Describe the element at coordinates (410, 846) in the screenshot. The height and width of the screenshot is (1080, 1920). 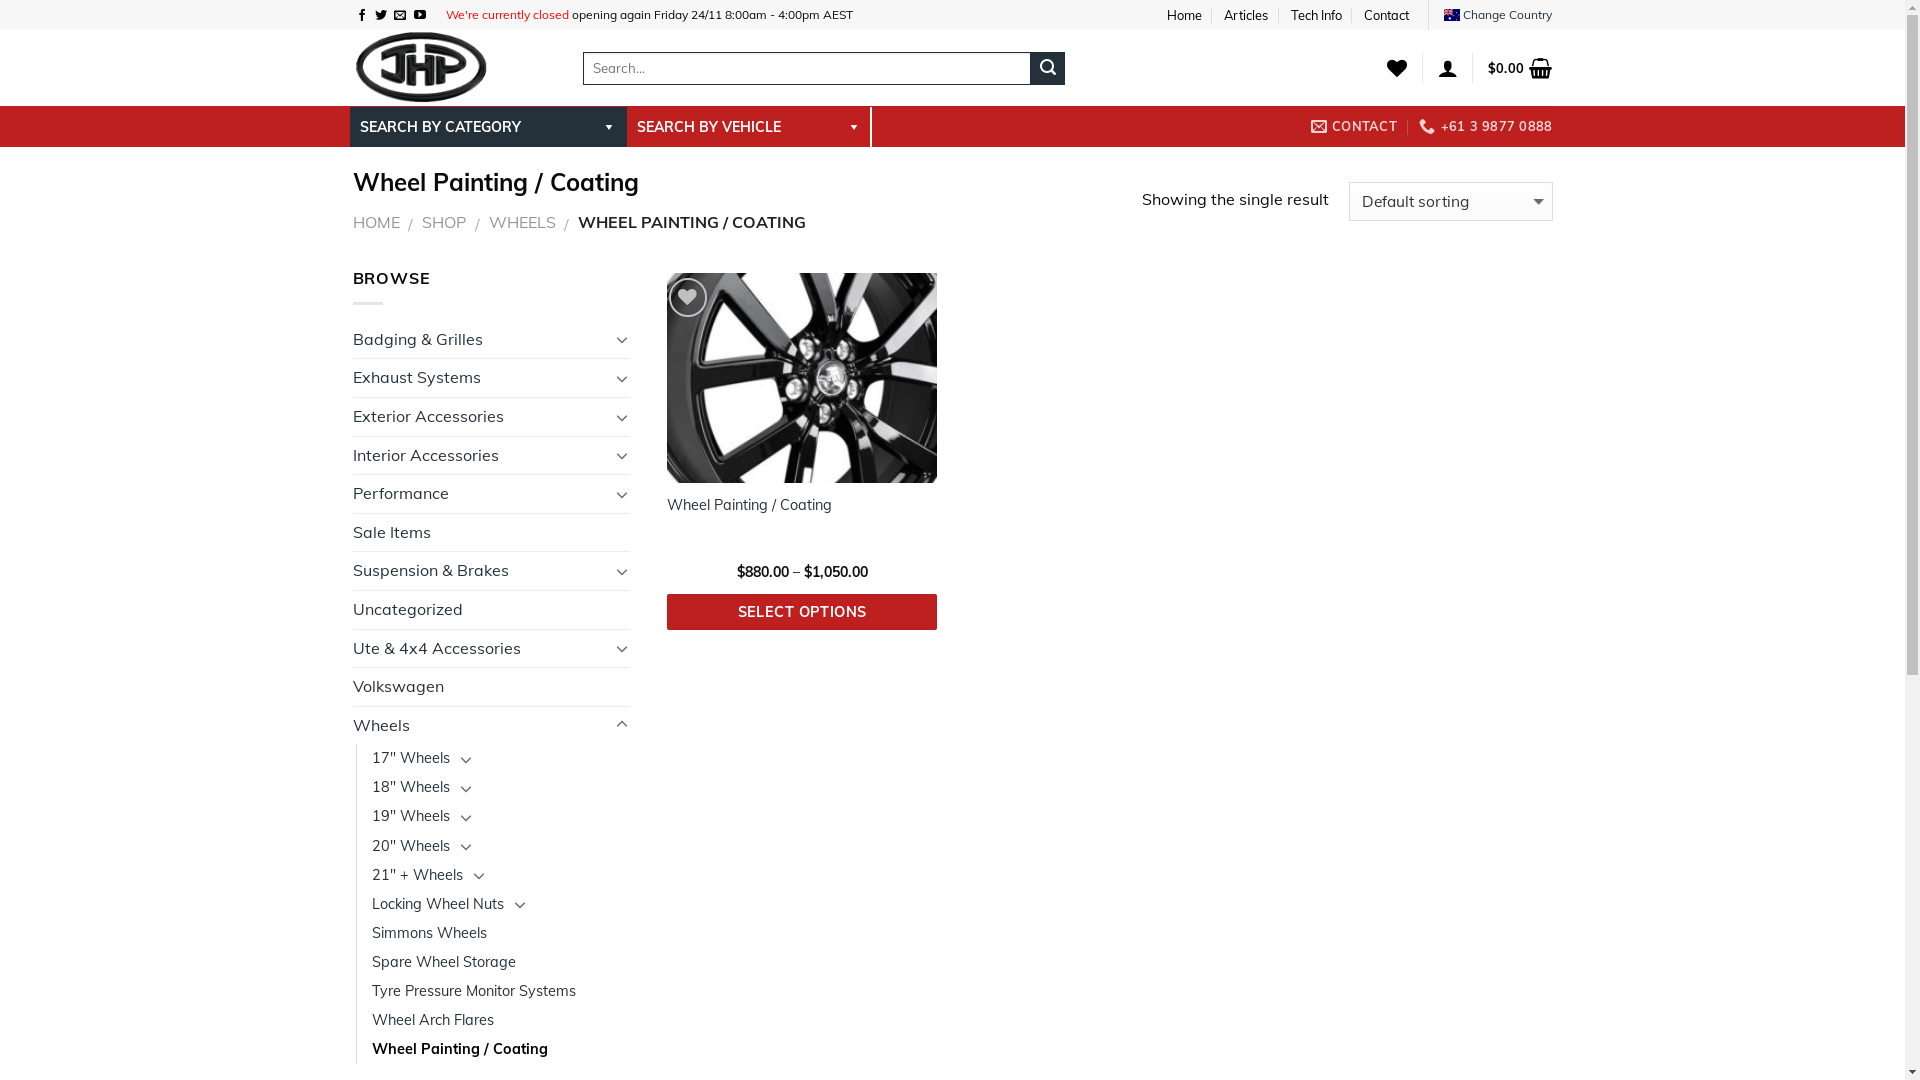
I see `'20" Wheels'` at that location.